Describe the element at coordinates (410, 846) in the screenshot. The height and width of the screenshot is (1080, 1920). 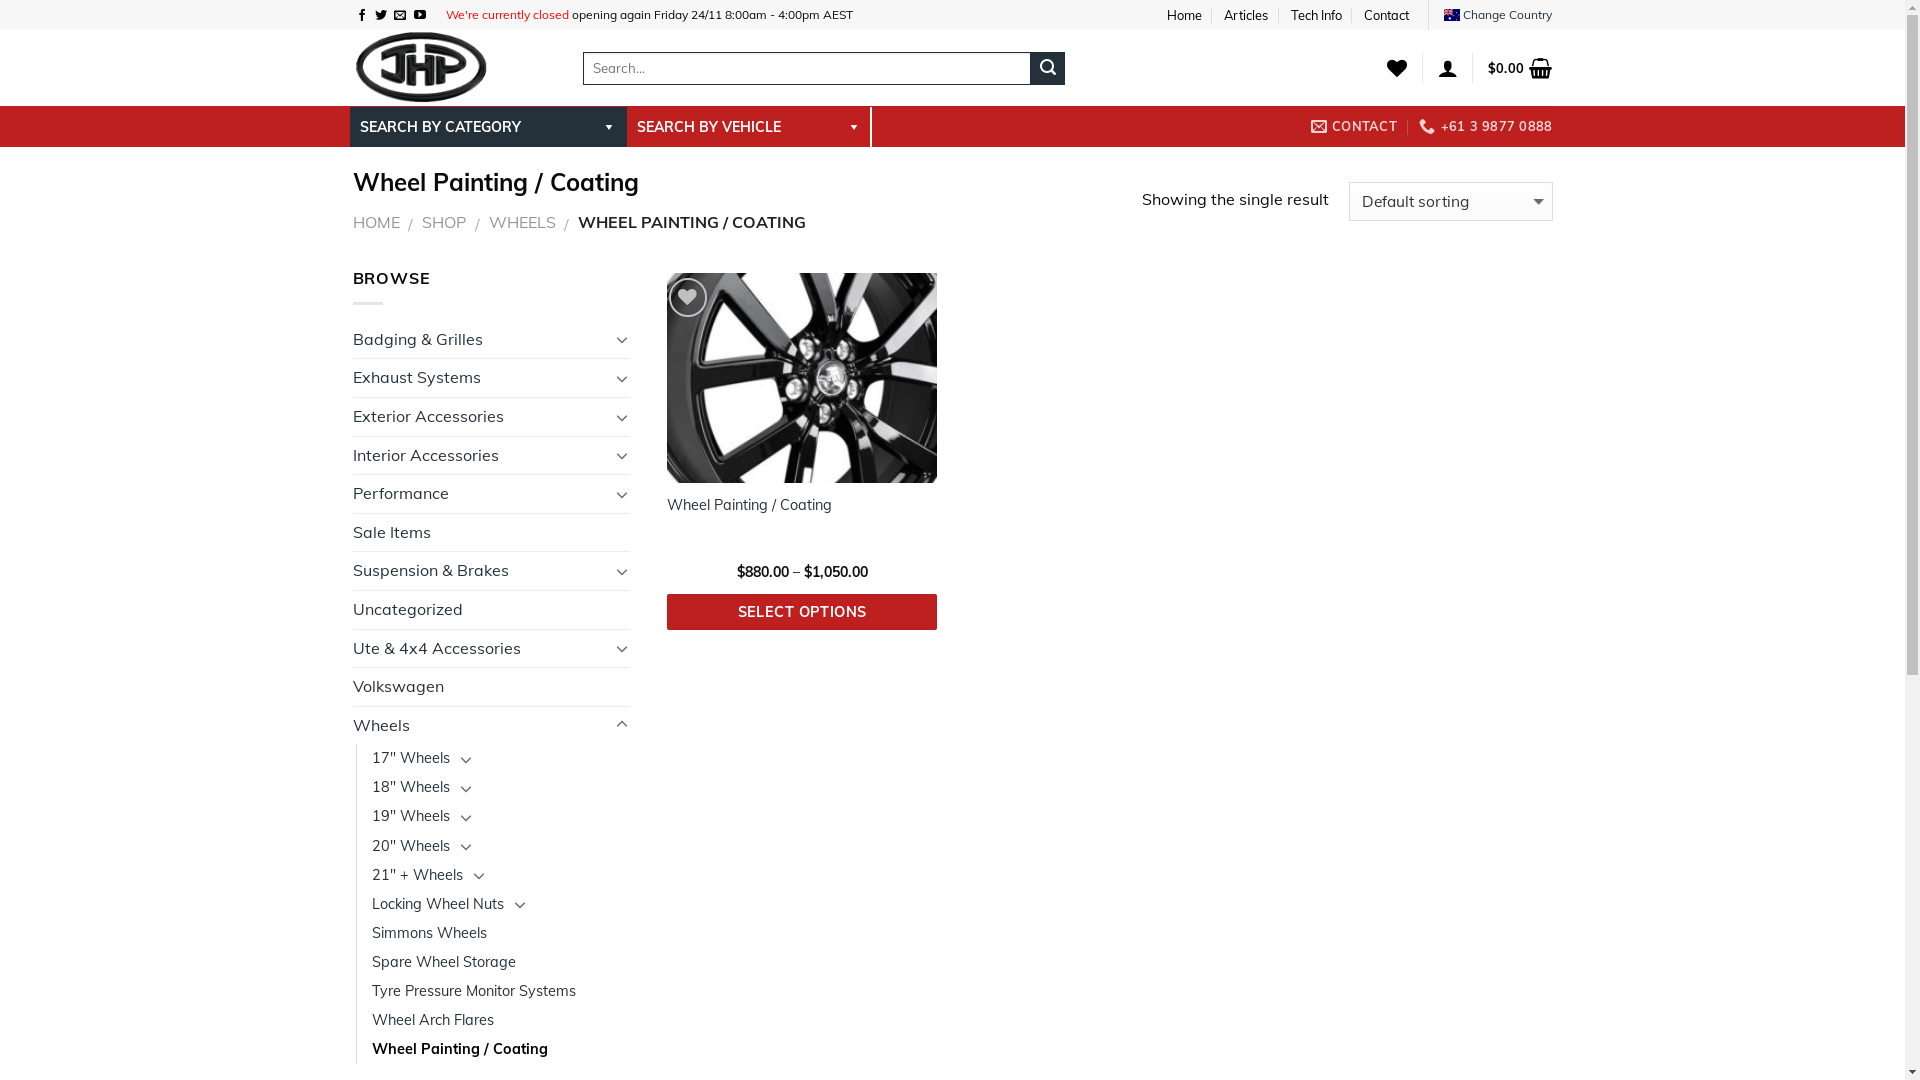
I see `'20" Wheels'` at that location.